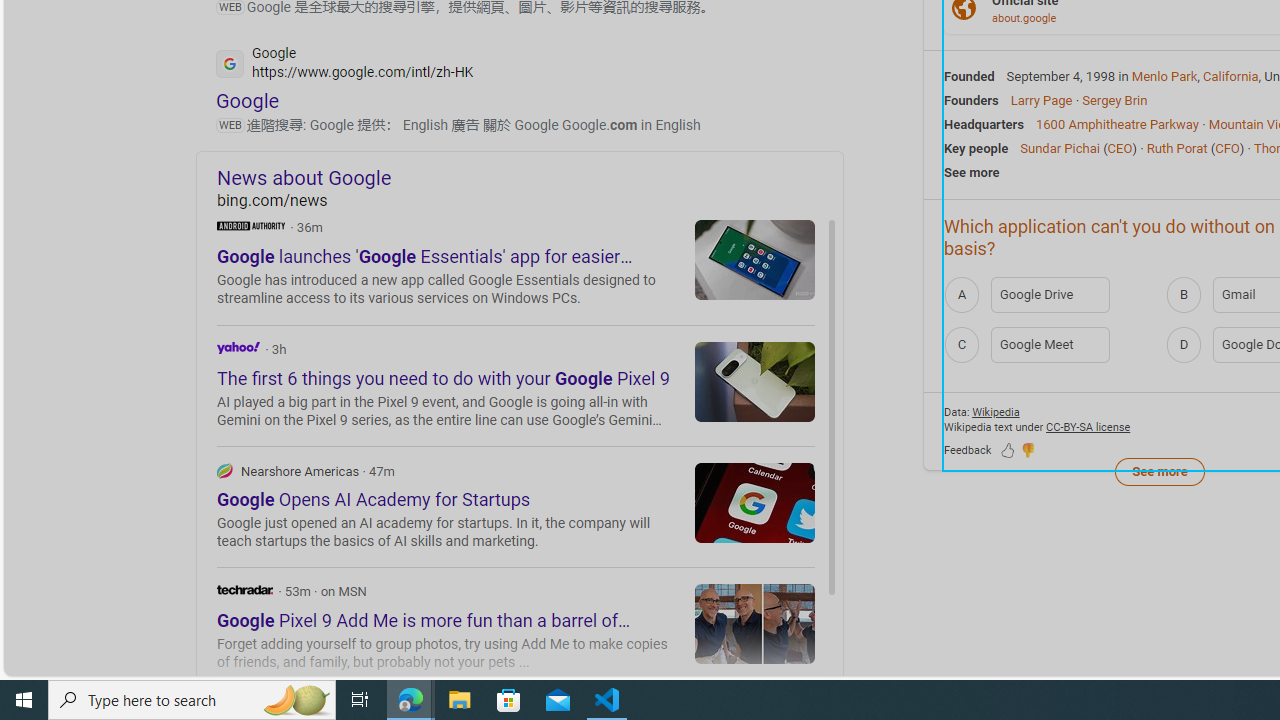 This screenshot has height=720, width=1280. Describe the element at coordinates (192, 698) in the screenshot. I see `'Type here to search'` at that location.